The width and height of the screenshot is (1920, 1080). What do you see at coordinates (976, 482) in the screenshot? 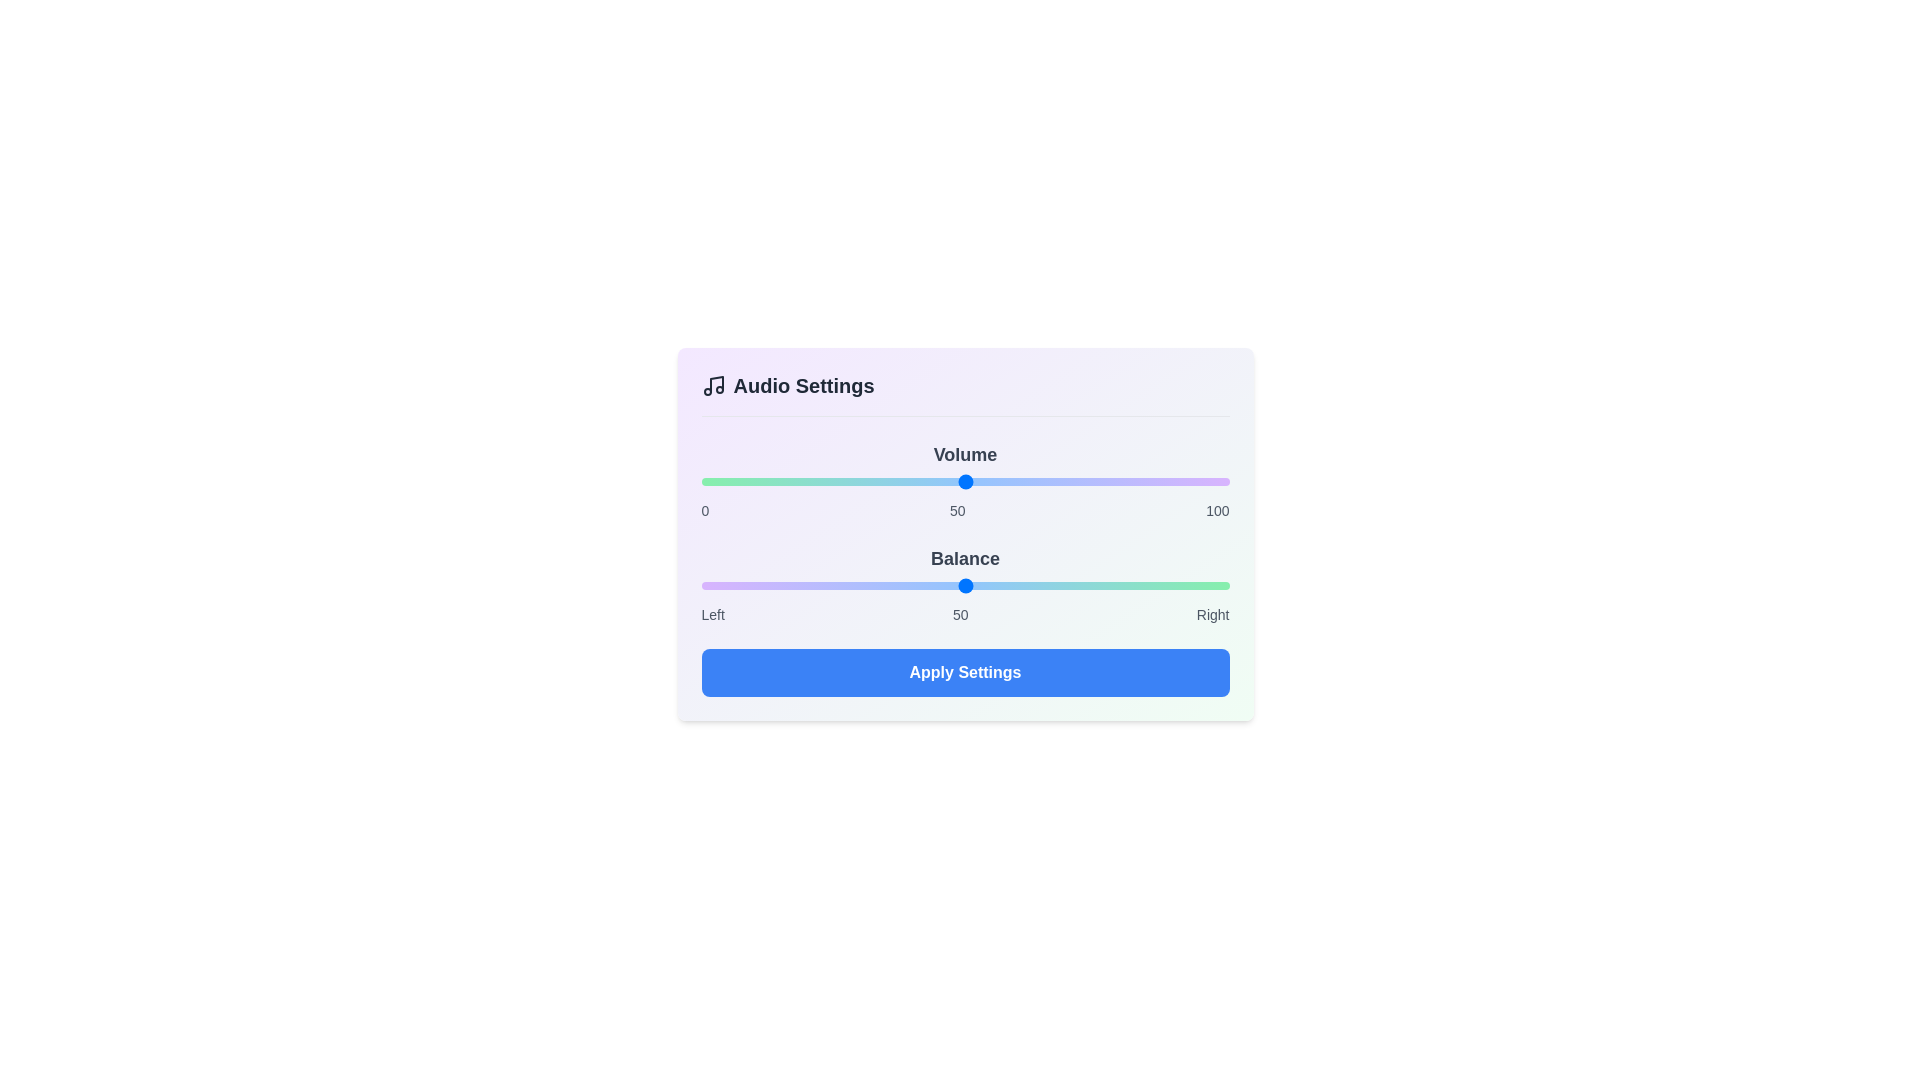
I see `the volume level` at bounding box center [976, 482].